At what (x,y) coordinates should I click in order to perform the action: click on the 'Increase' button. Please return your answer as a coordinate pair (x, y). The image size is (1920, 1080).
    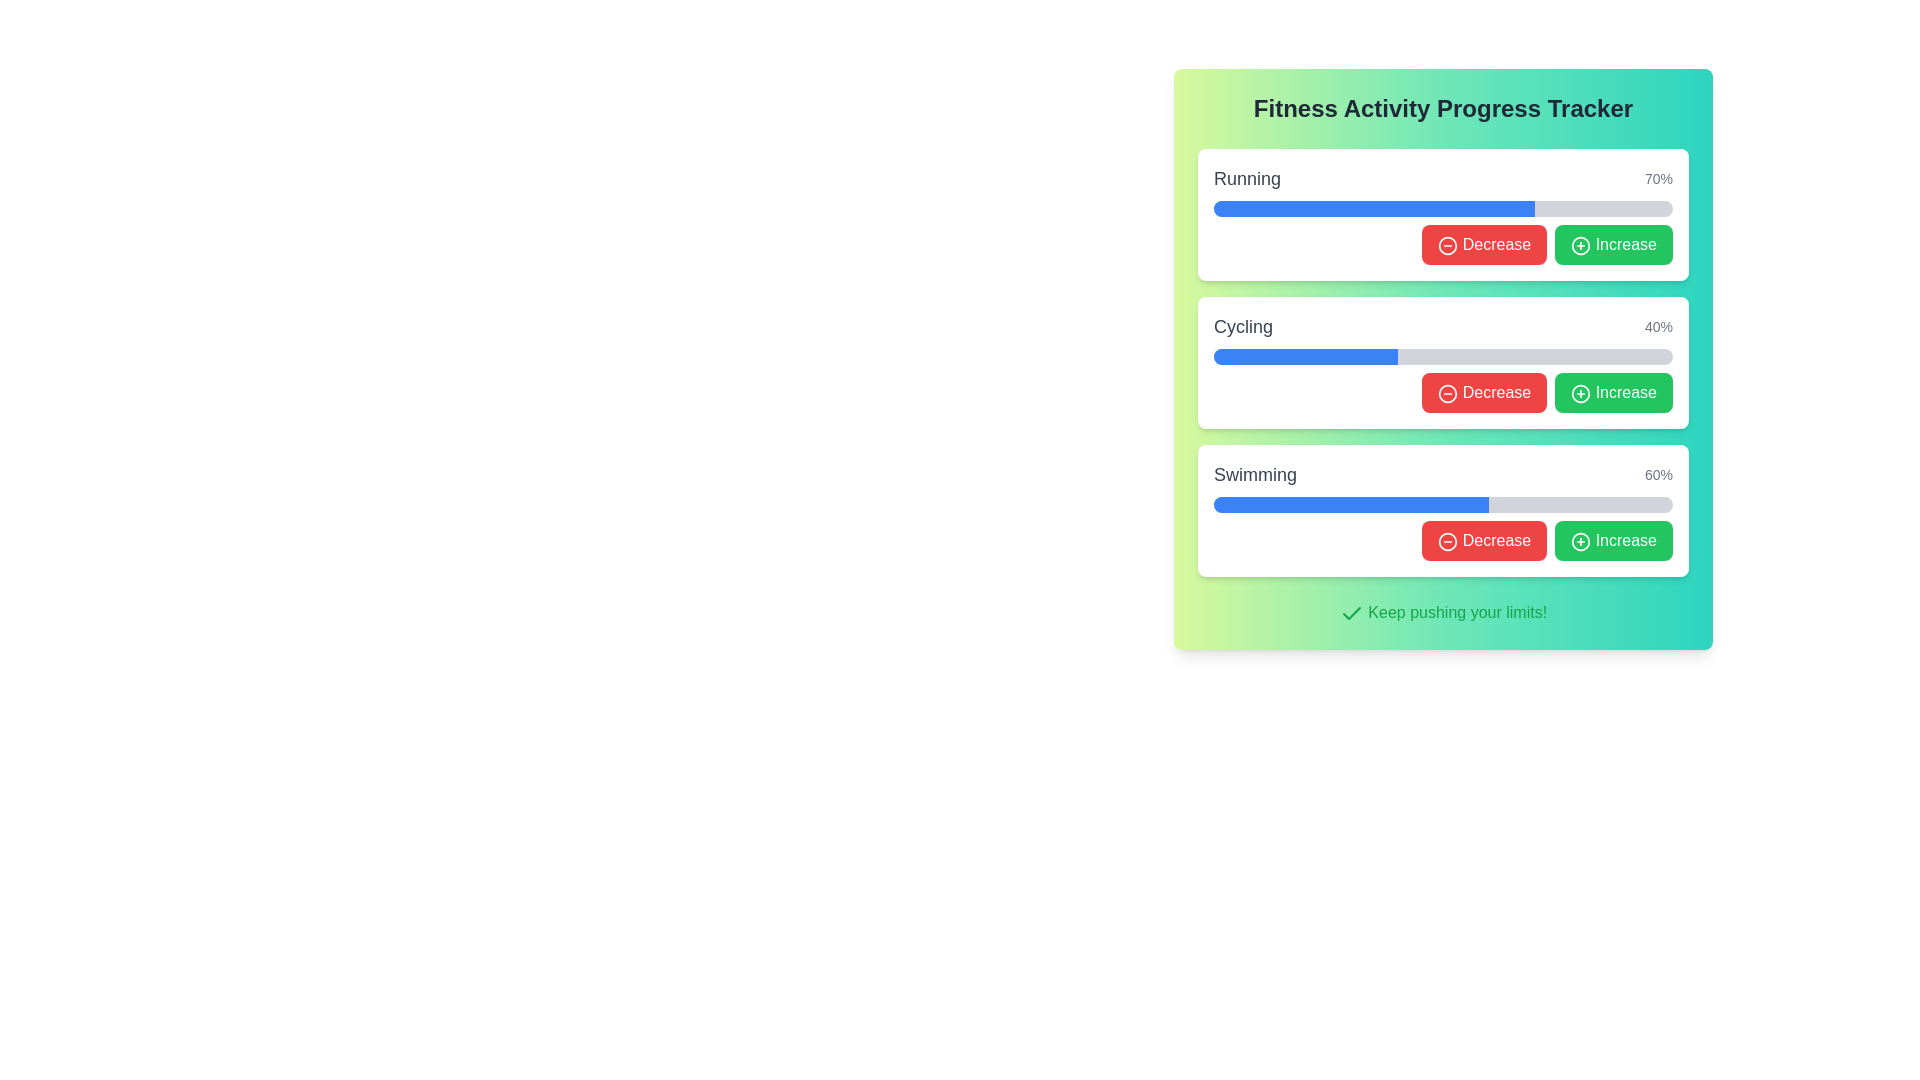
    Looking at the image, I should click on (1614, 244).